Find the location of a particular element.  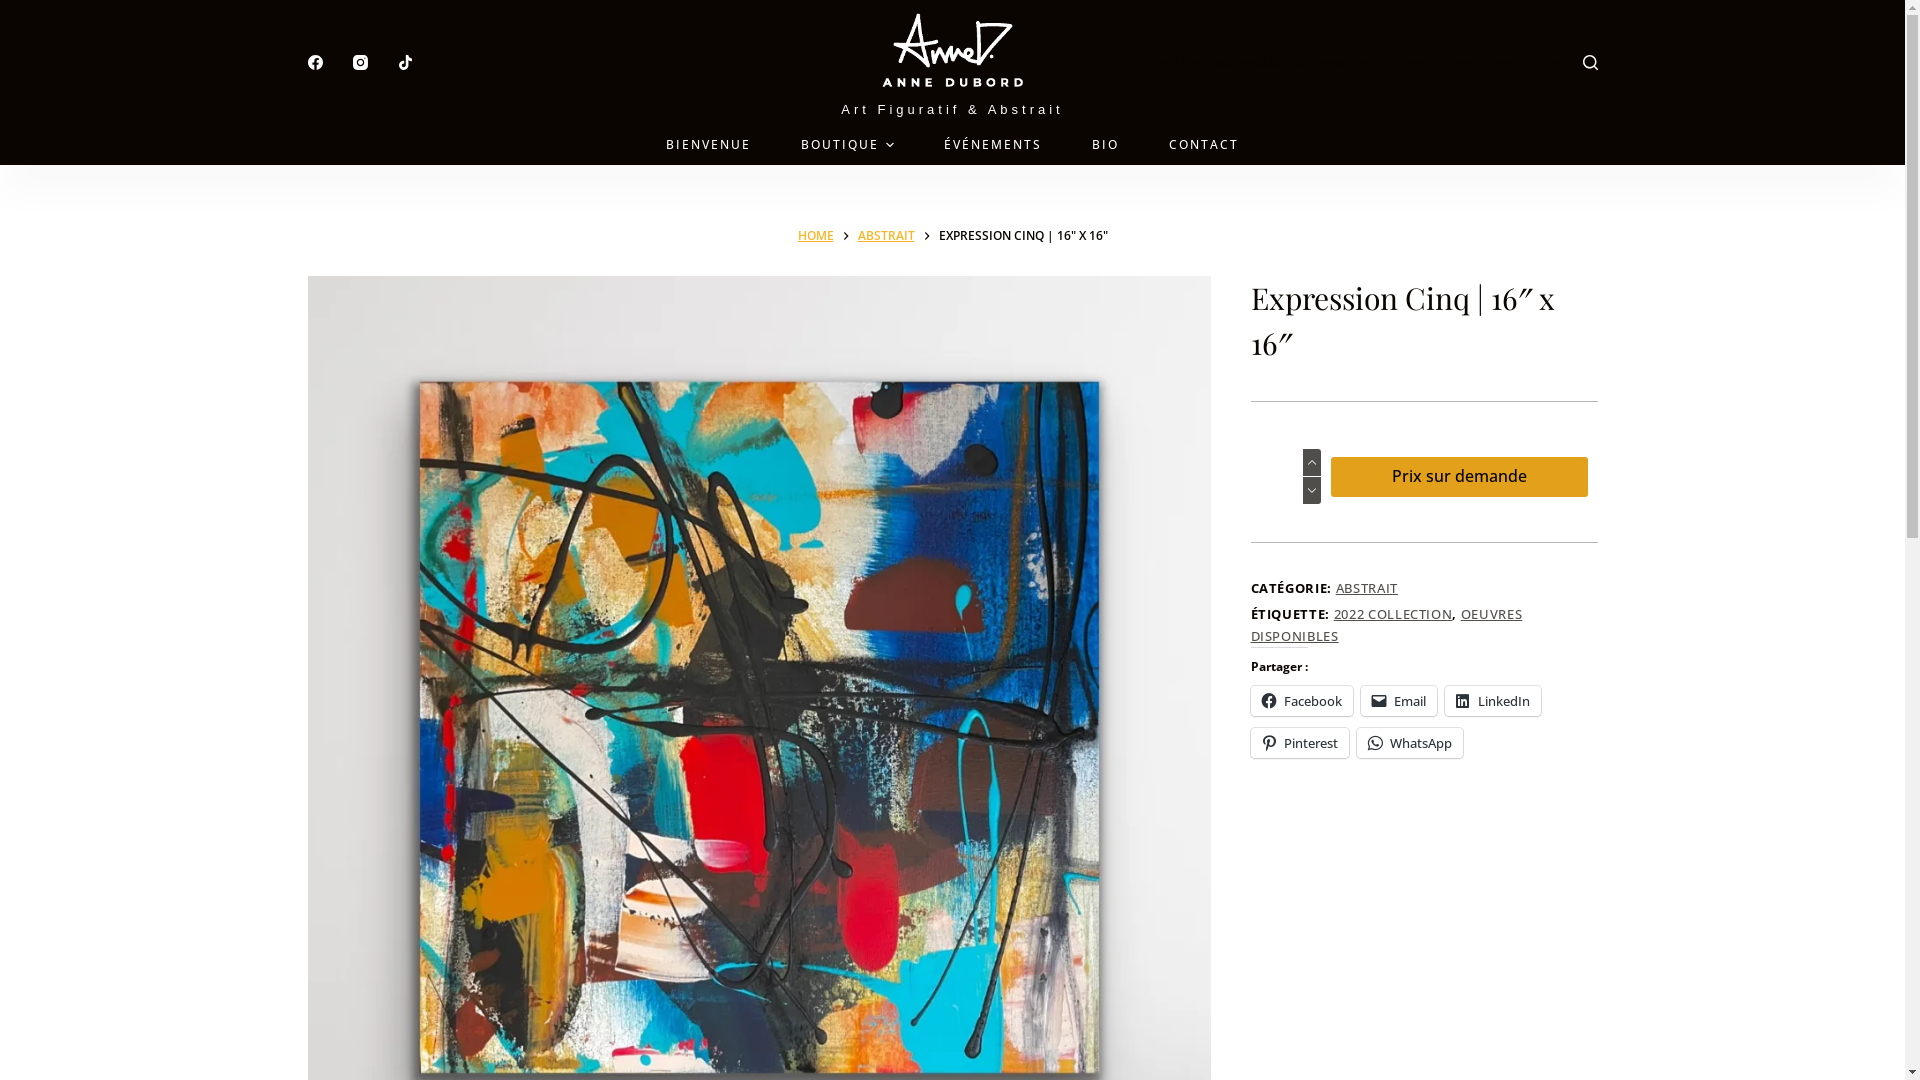

'WhatsApp' is located at coordinates (1356, 743).